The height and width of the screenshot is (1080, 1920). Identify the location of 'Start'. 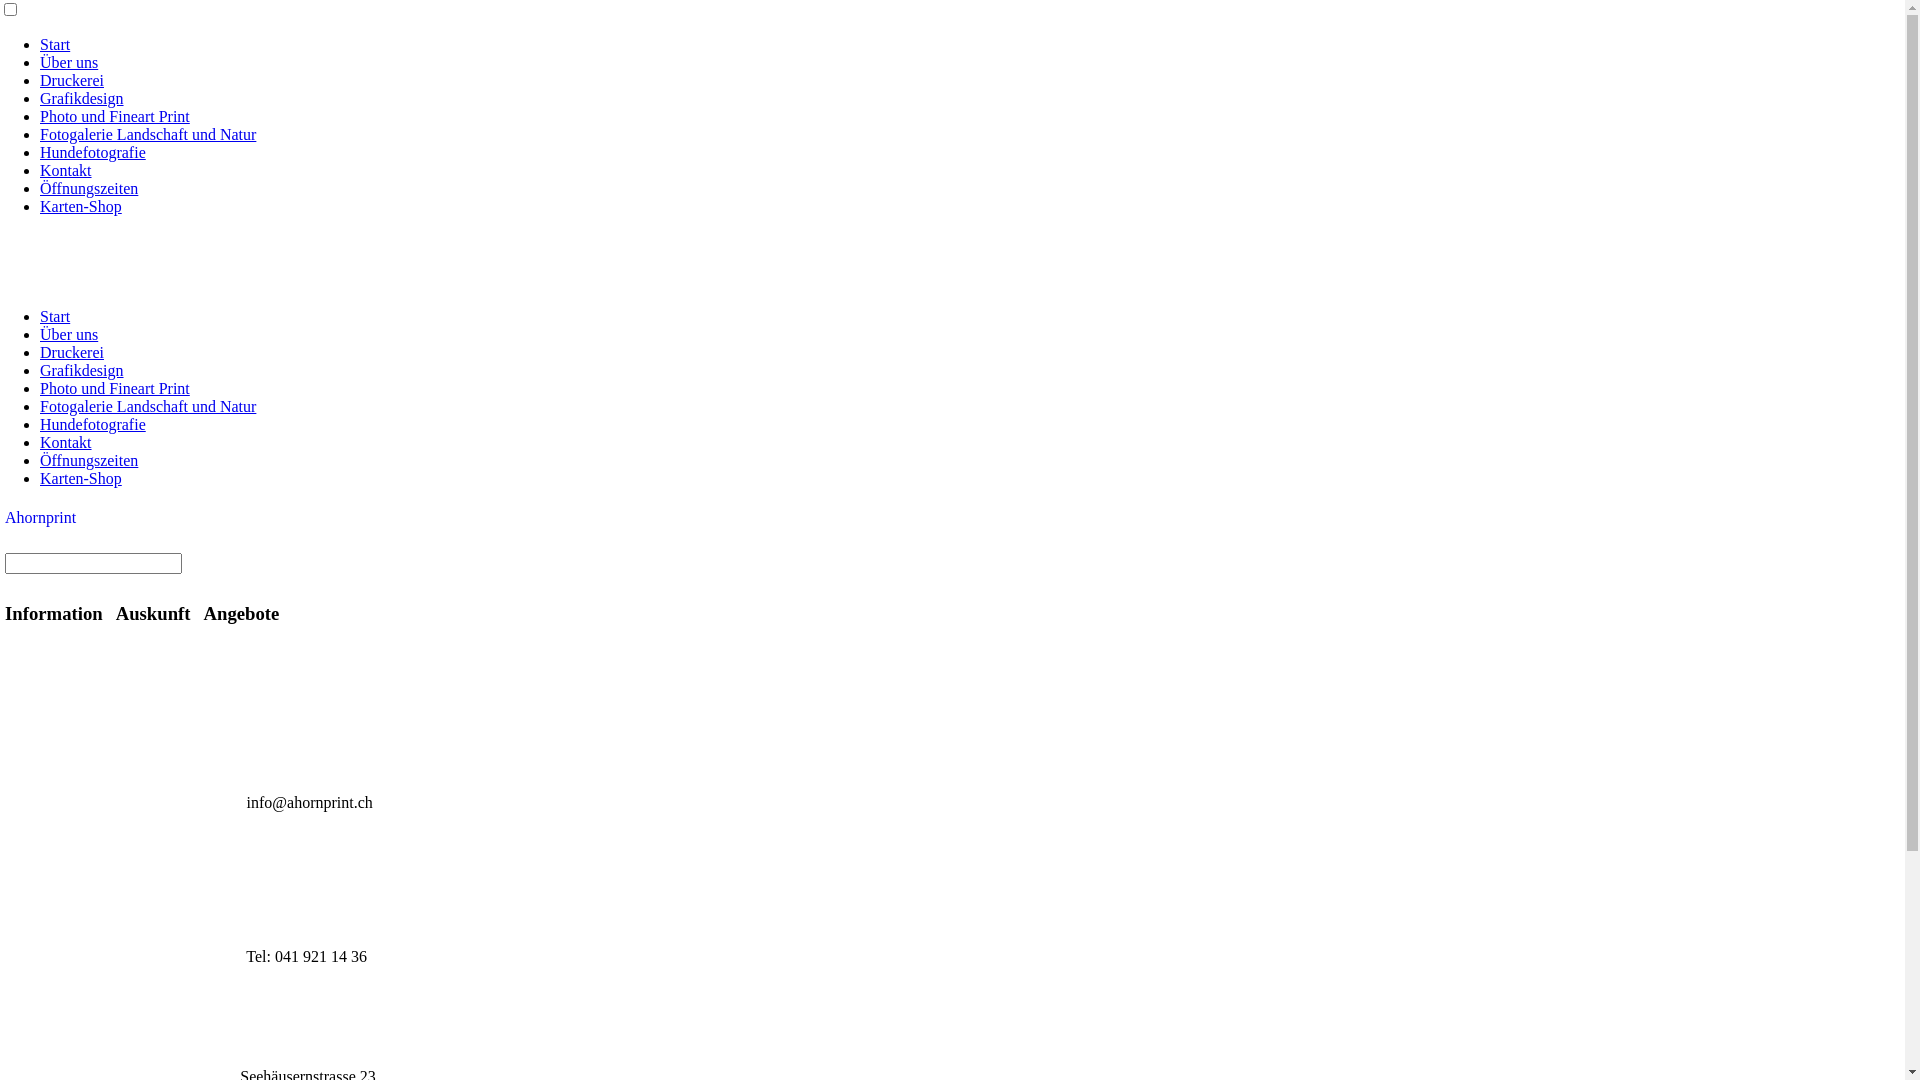
(54, 315).